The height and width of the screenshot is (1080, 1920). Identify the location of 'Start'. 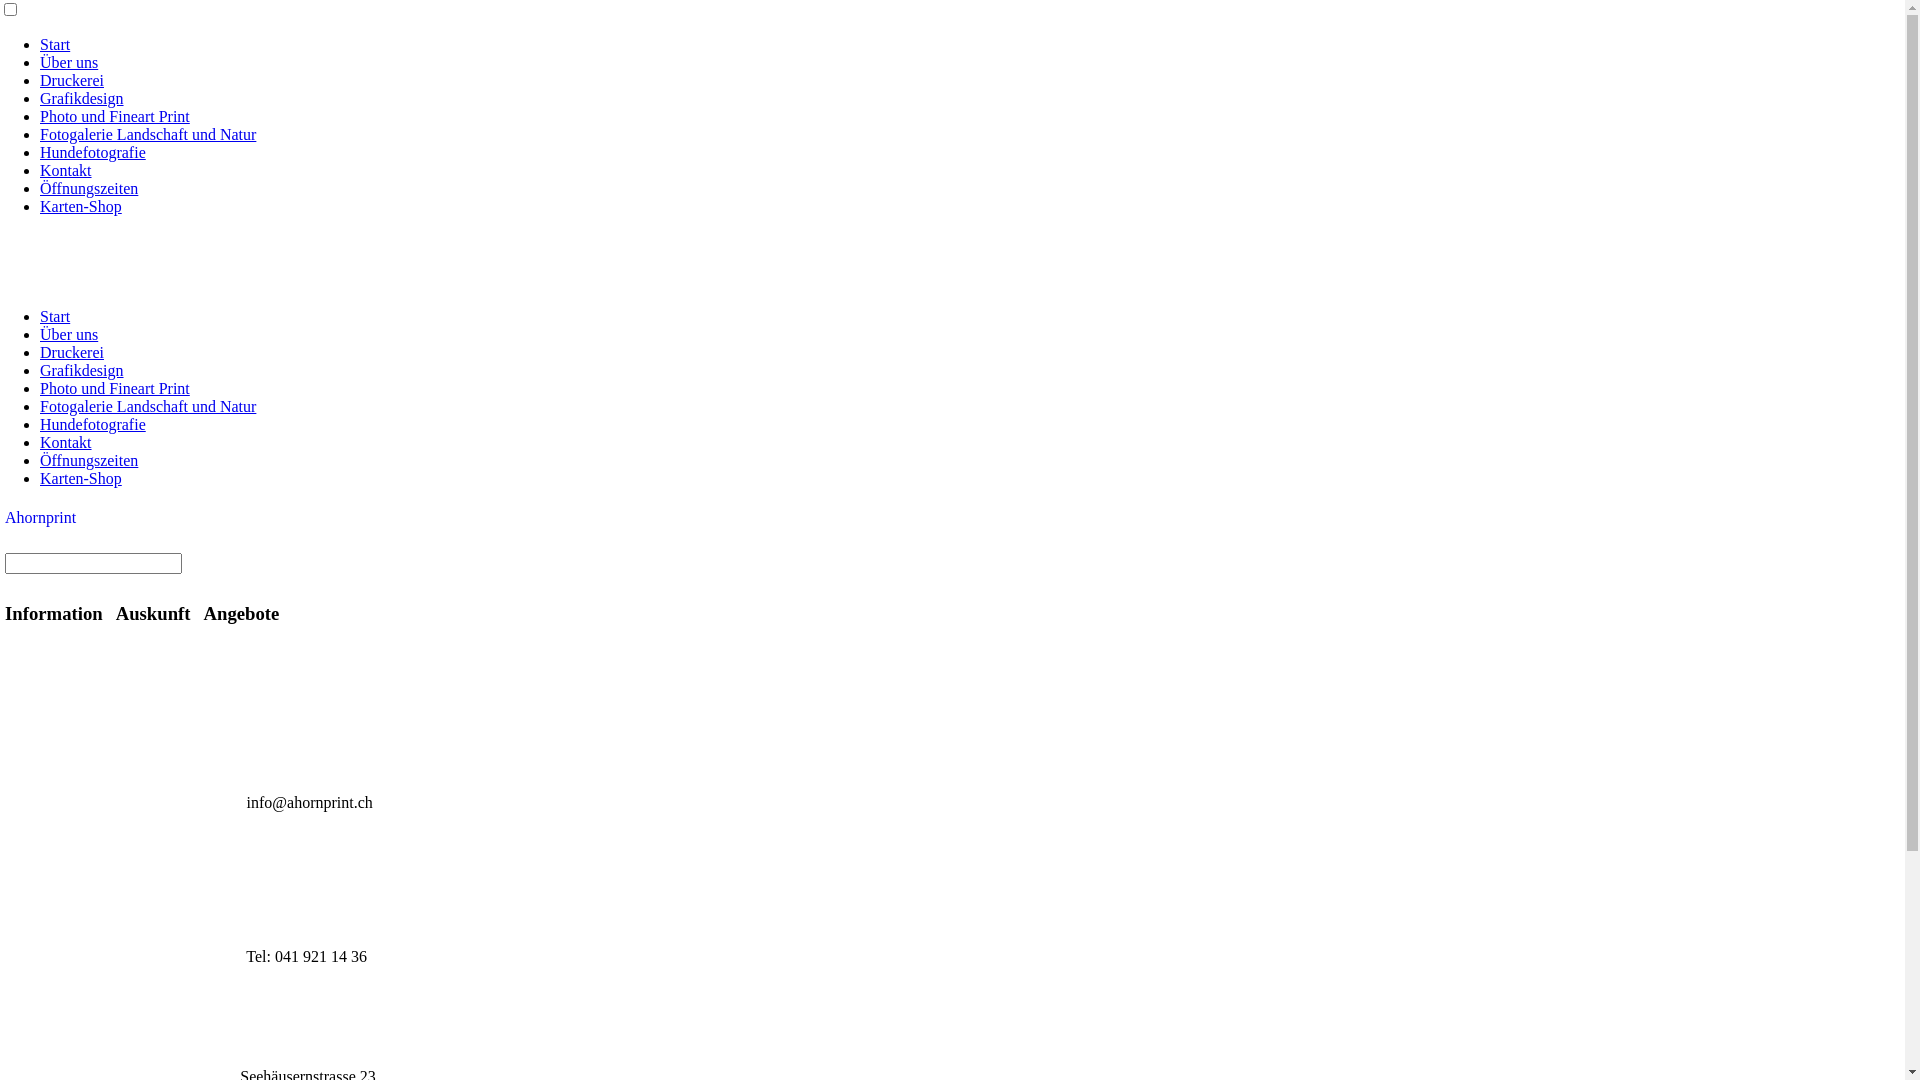
(54, 315).